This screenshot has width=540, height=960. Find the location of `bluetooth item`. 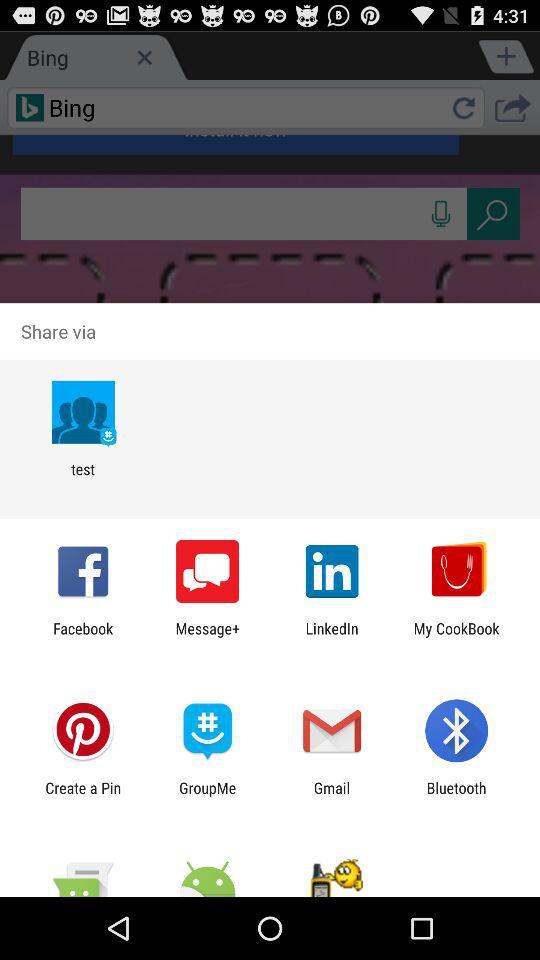

bluetooth item is located at coordinates (456, 796).